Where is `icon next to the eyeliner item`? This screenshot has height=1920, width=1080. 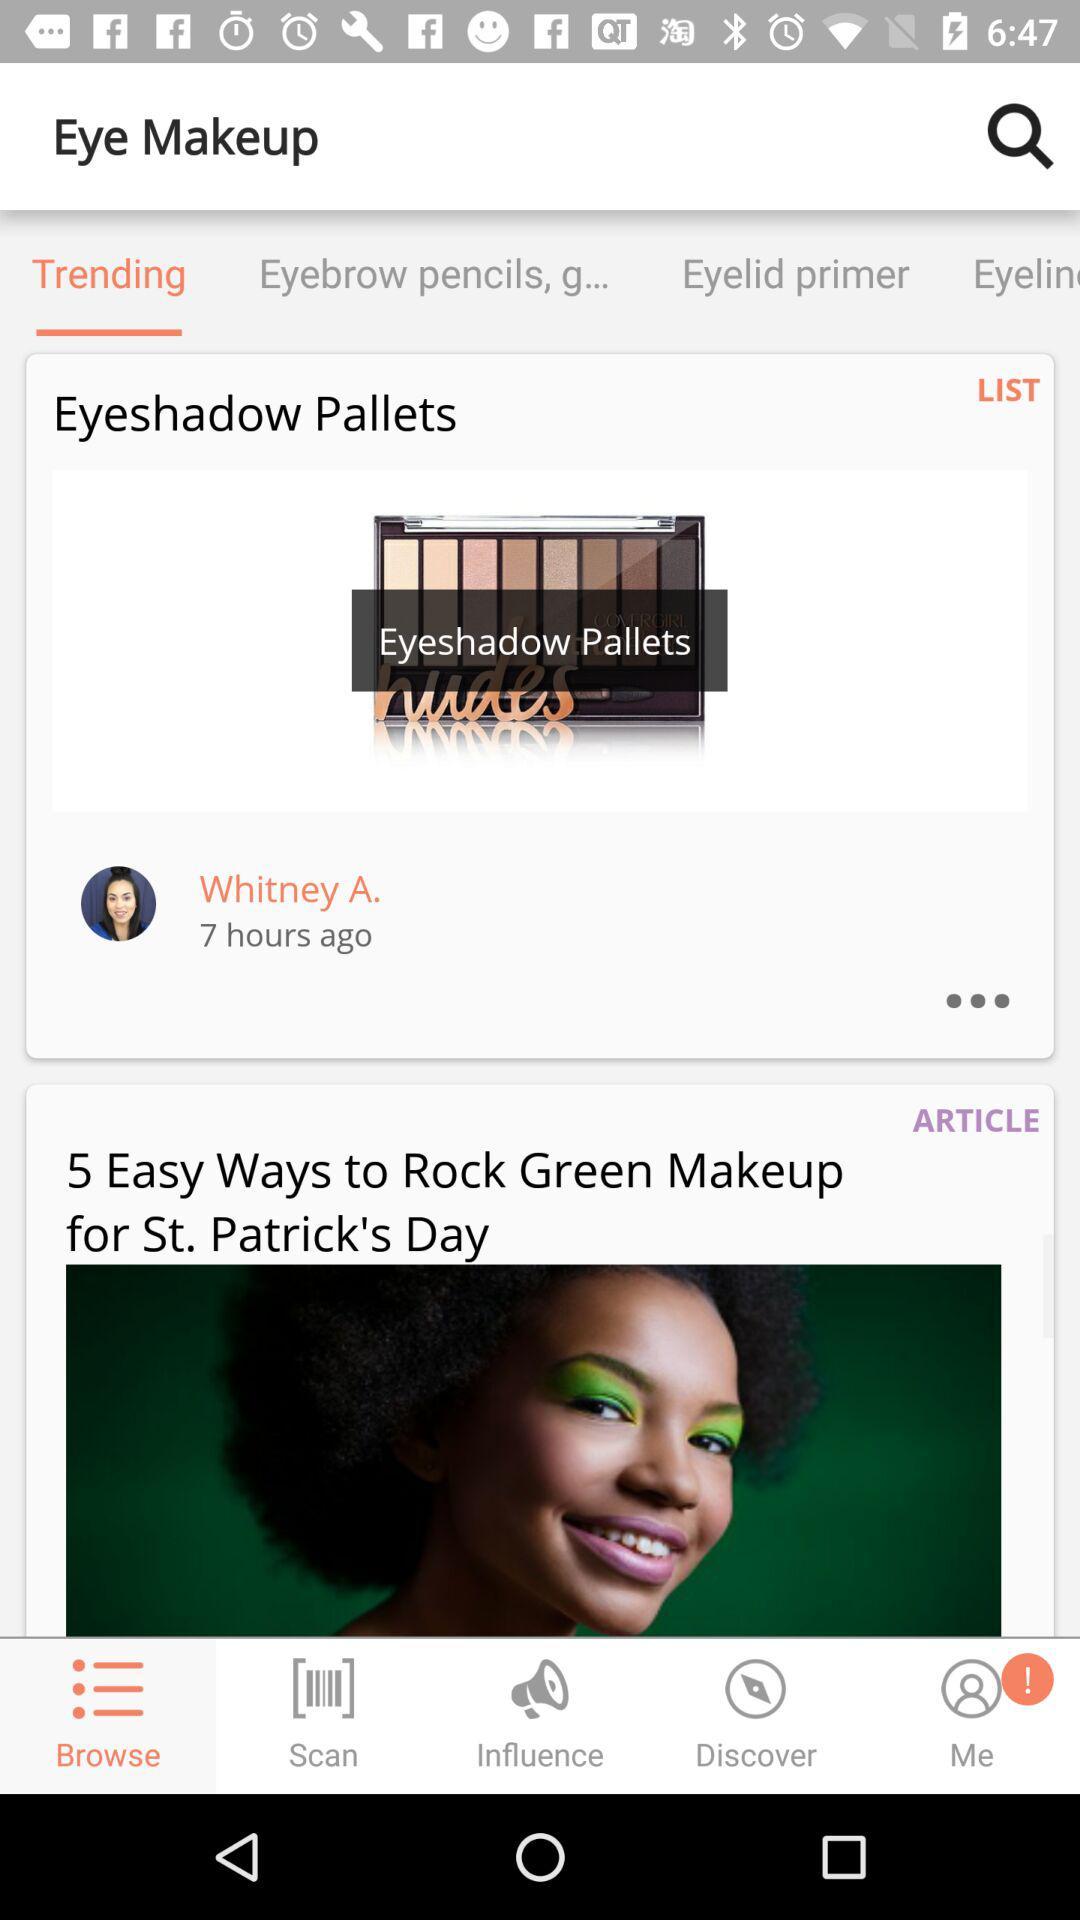
icon next to the eyeliner item is located at coordinates (794, 272).